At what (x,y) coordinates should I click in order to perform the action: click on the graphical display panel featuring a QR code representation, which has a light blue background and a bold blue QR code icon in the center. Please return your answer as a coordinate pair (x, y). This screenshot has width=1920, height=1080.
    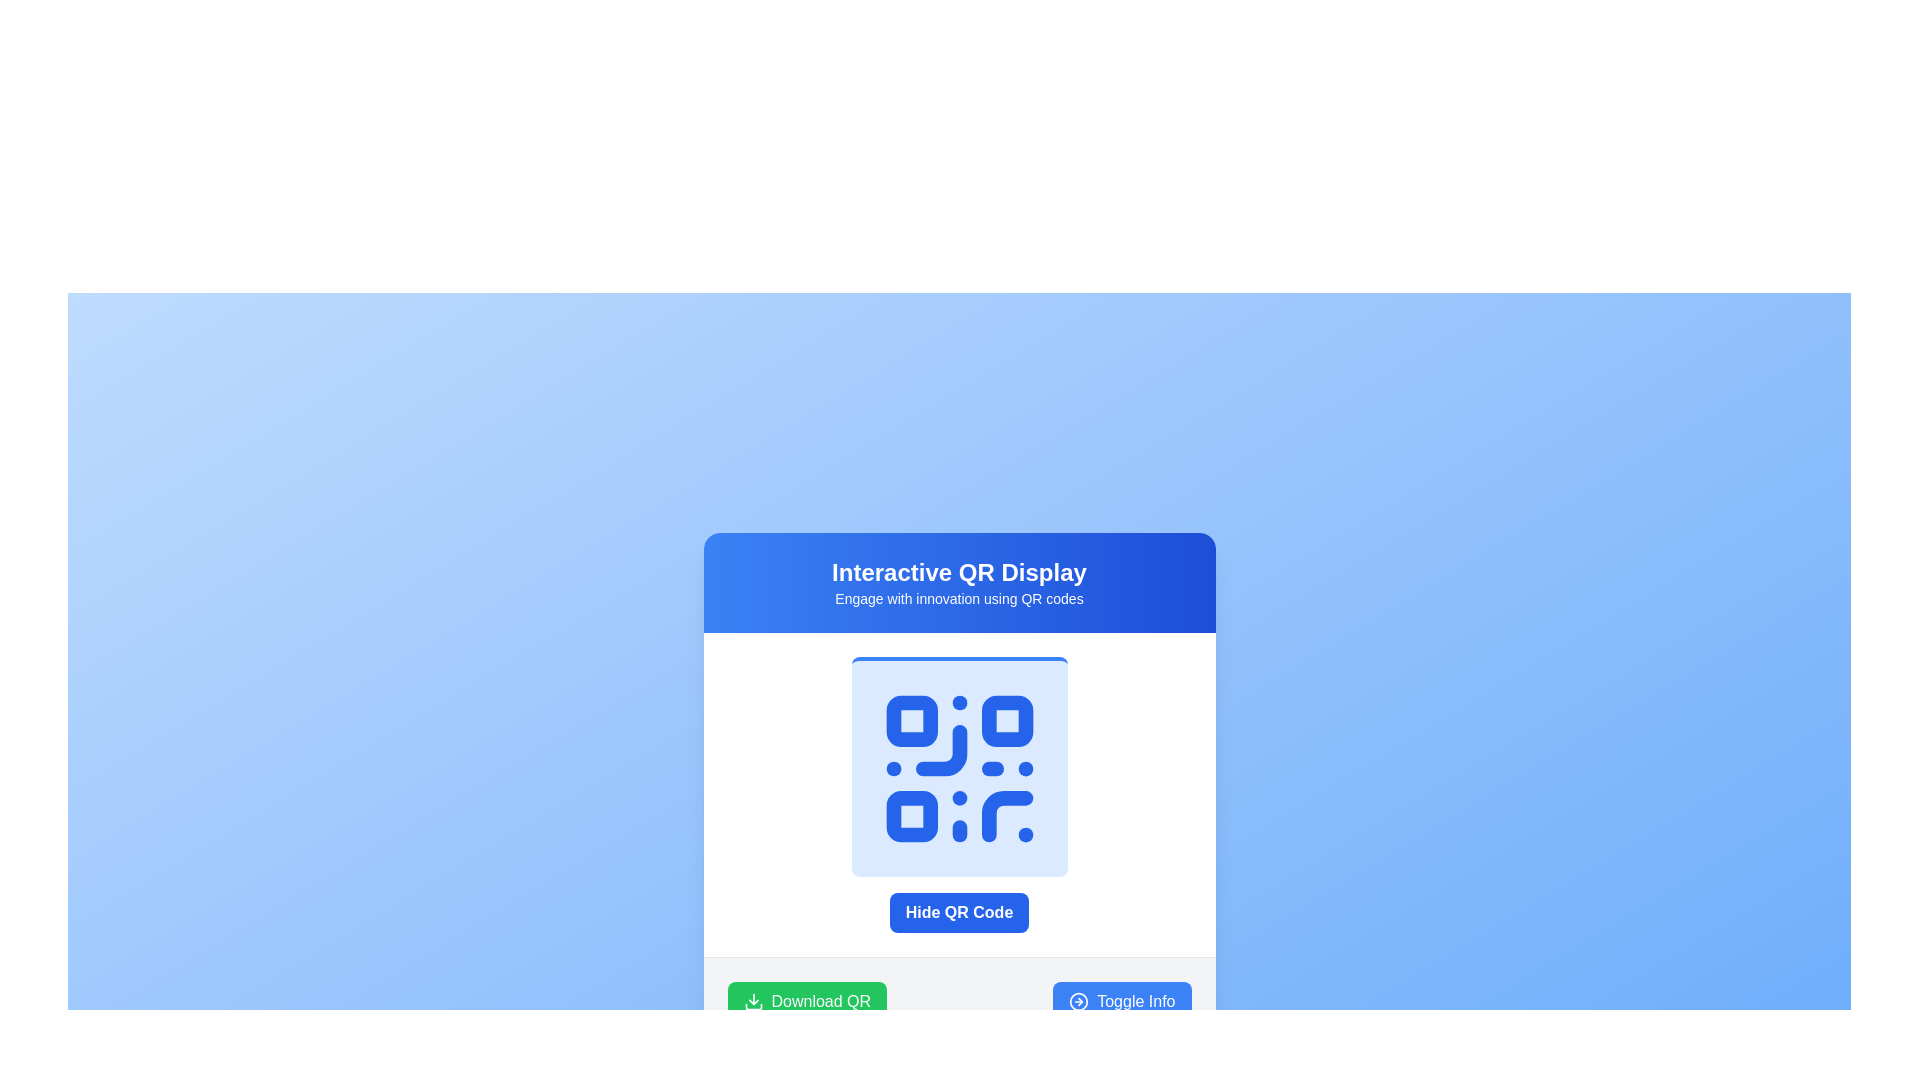
    Looking at the image, I should click on (958, 765).